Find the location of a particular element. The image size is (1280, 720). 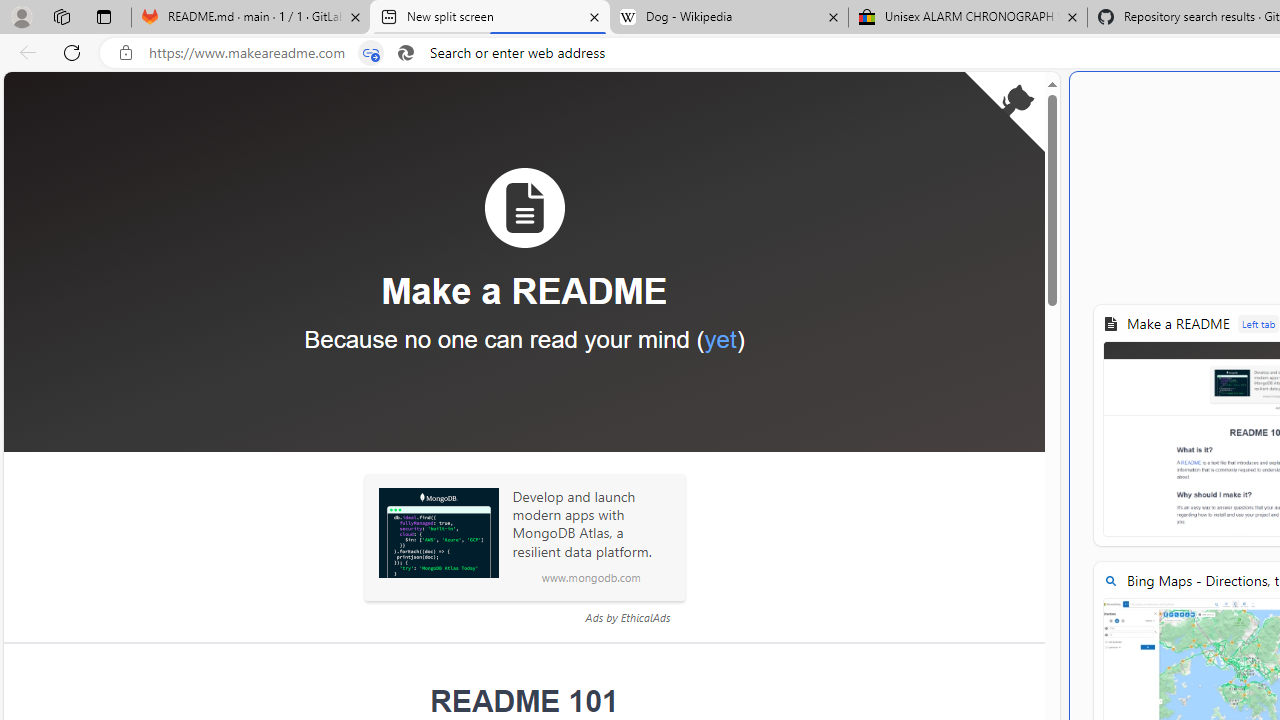

'Ads by EthicalAds' is located at coordinates (626, 616).